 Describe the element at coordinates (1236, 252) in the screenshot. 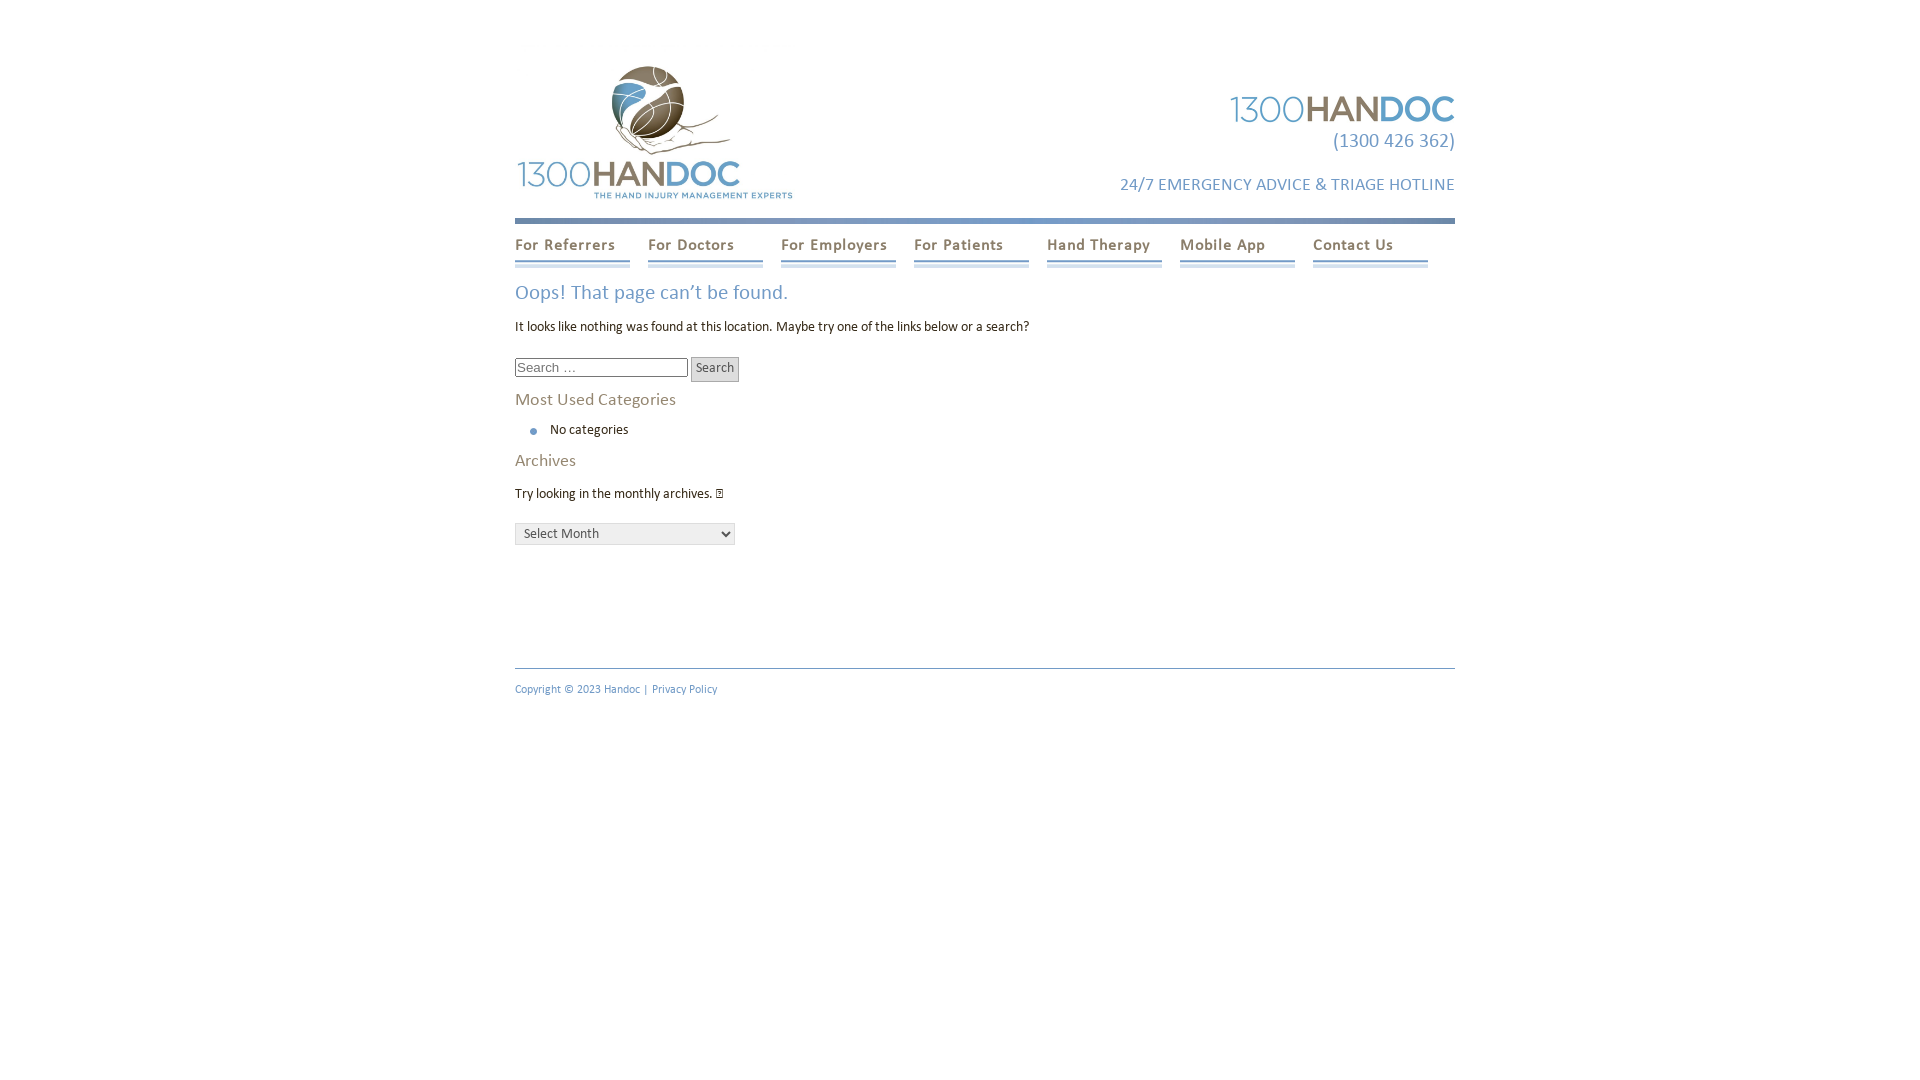

I see `'Mobile App'` at that location.